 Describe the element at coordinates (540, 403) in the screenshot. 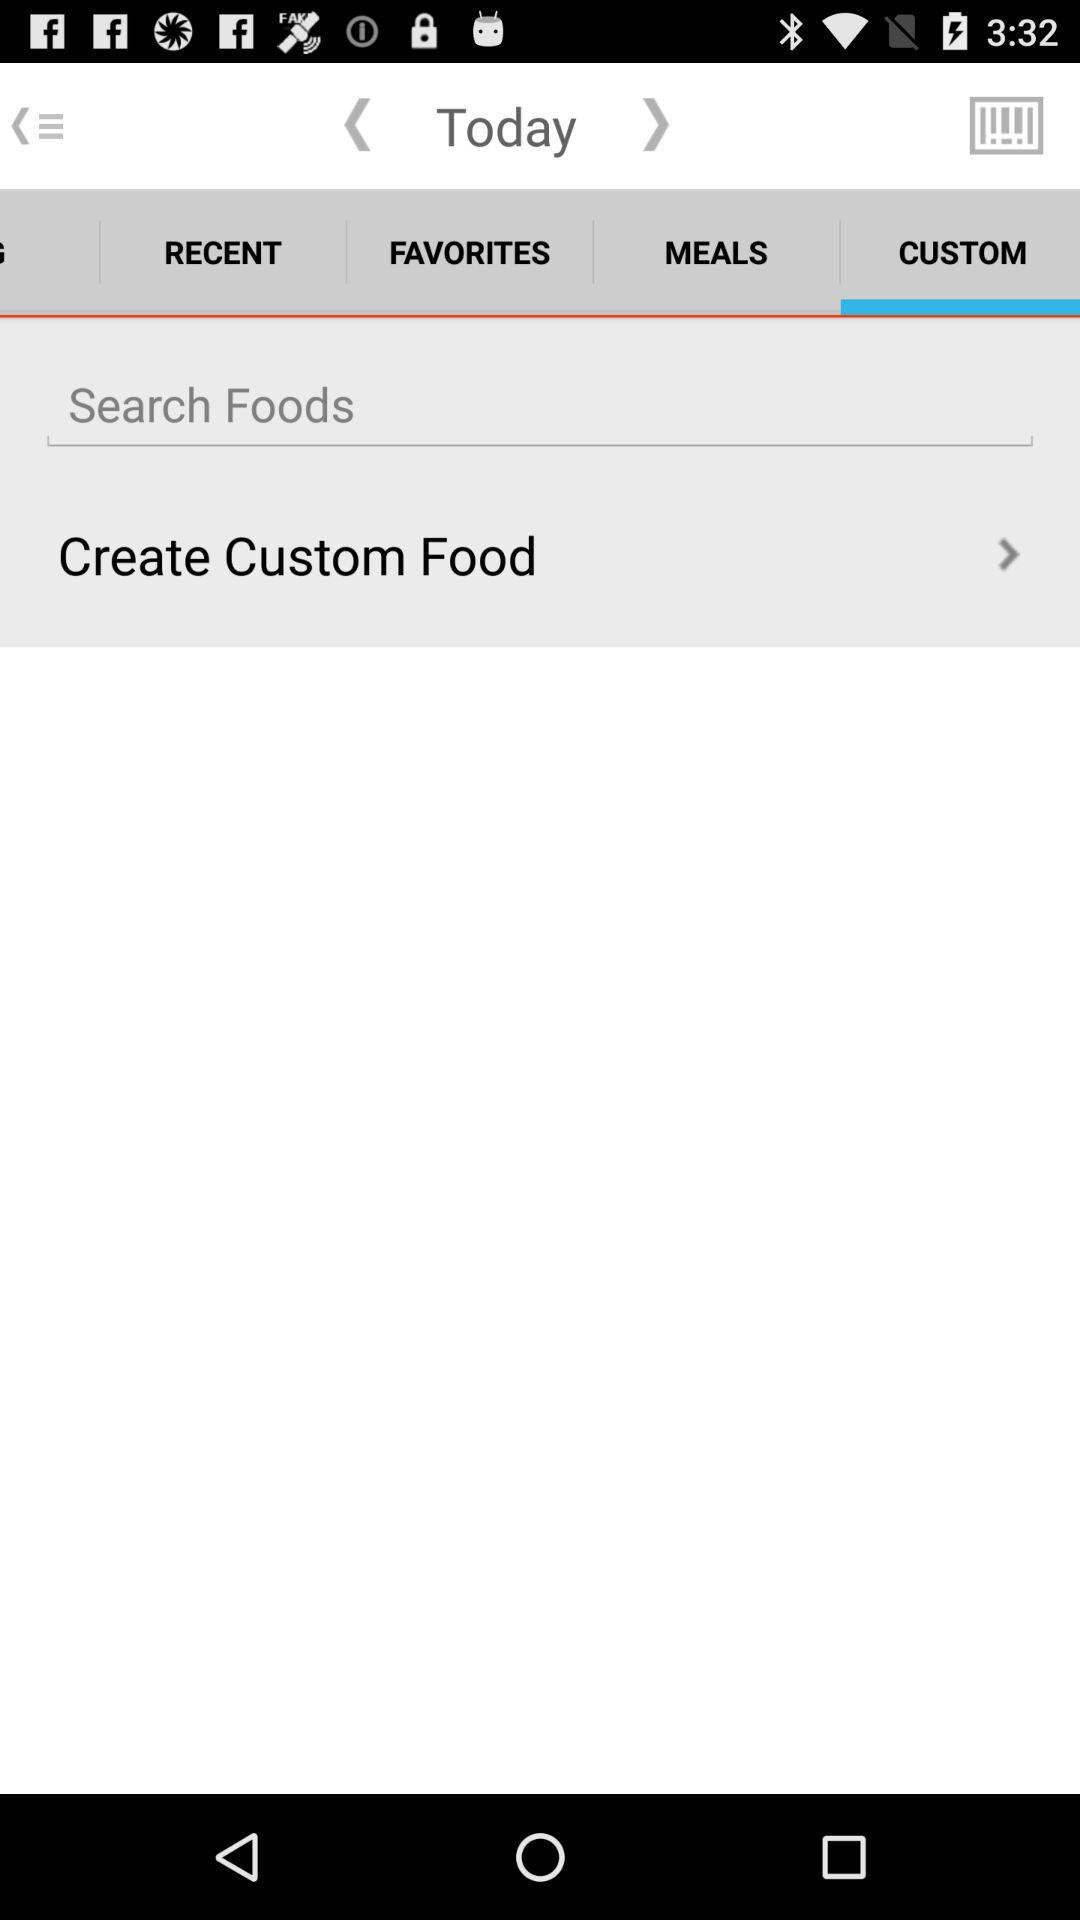

I see `search for foods` at that location.